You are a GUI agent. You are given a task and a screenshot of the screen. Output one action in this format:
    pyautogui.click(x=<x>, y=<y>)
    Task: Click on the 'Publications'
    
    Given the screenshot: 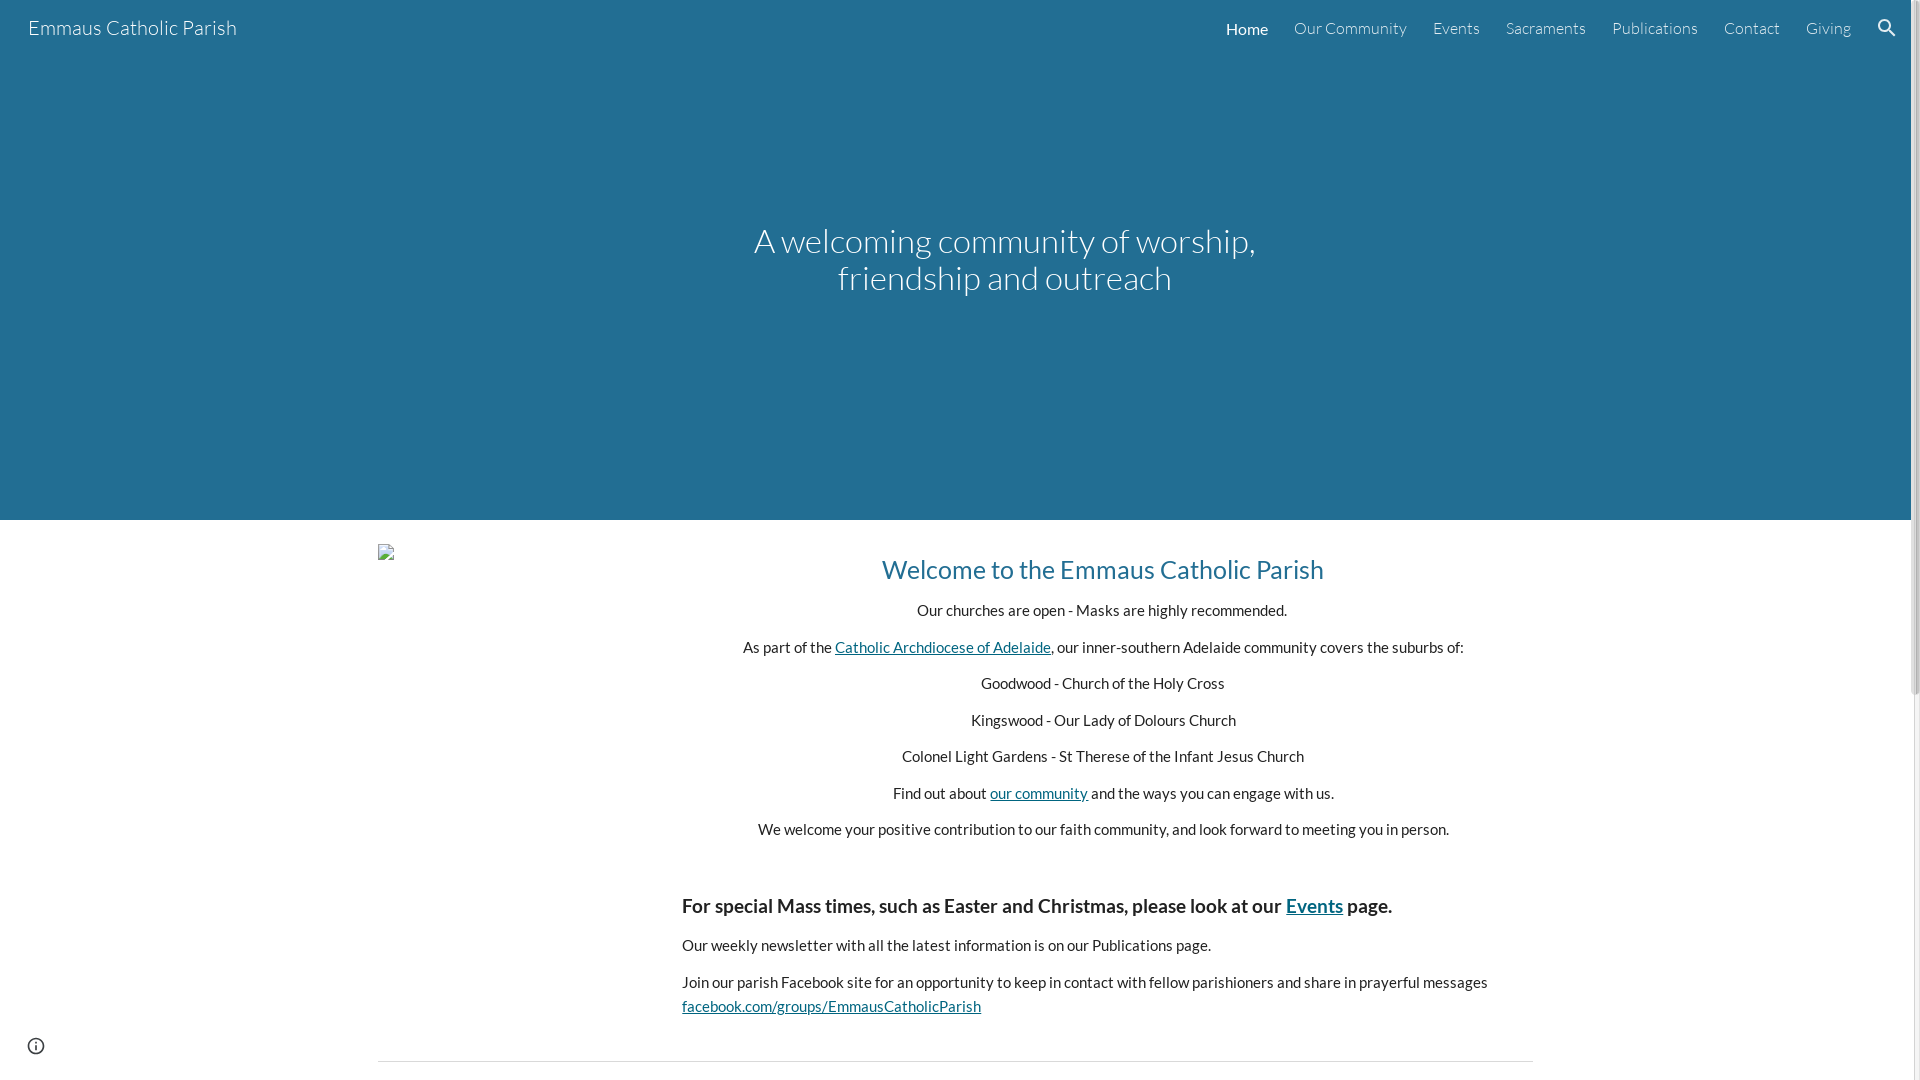 What is the action you would take?
    pyautogui.click(x=1655, y=27)
    